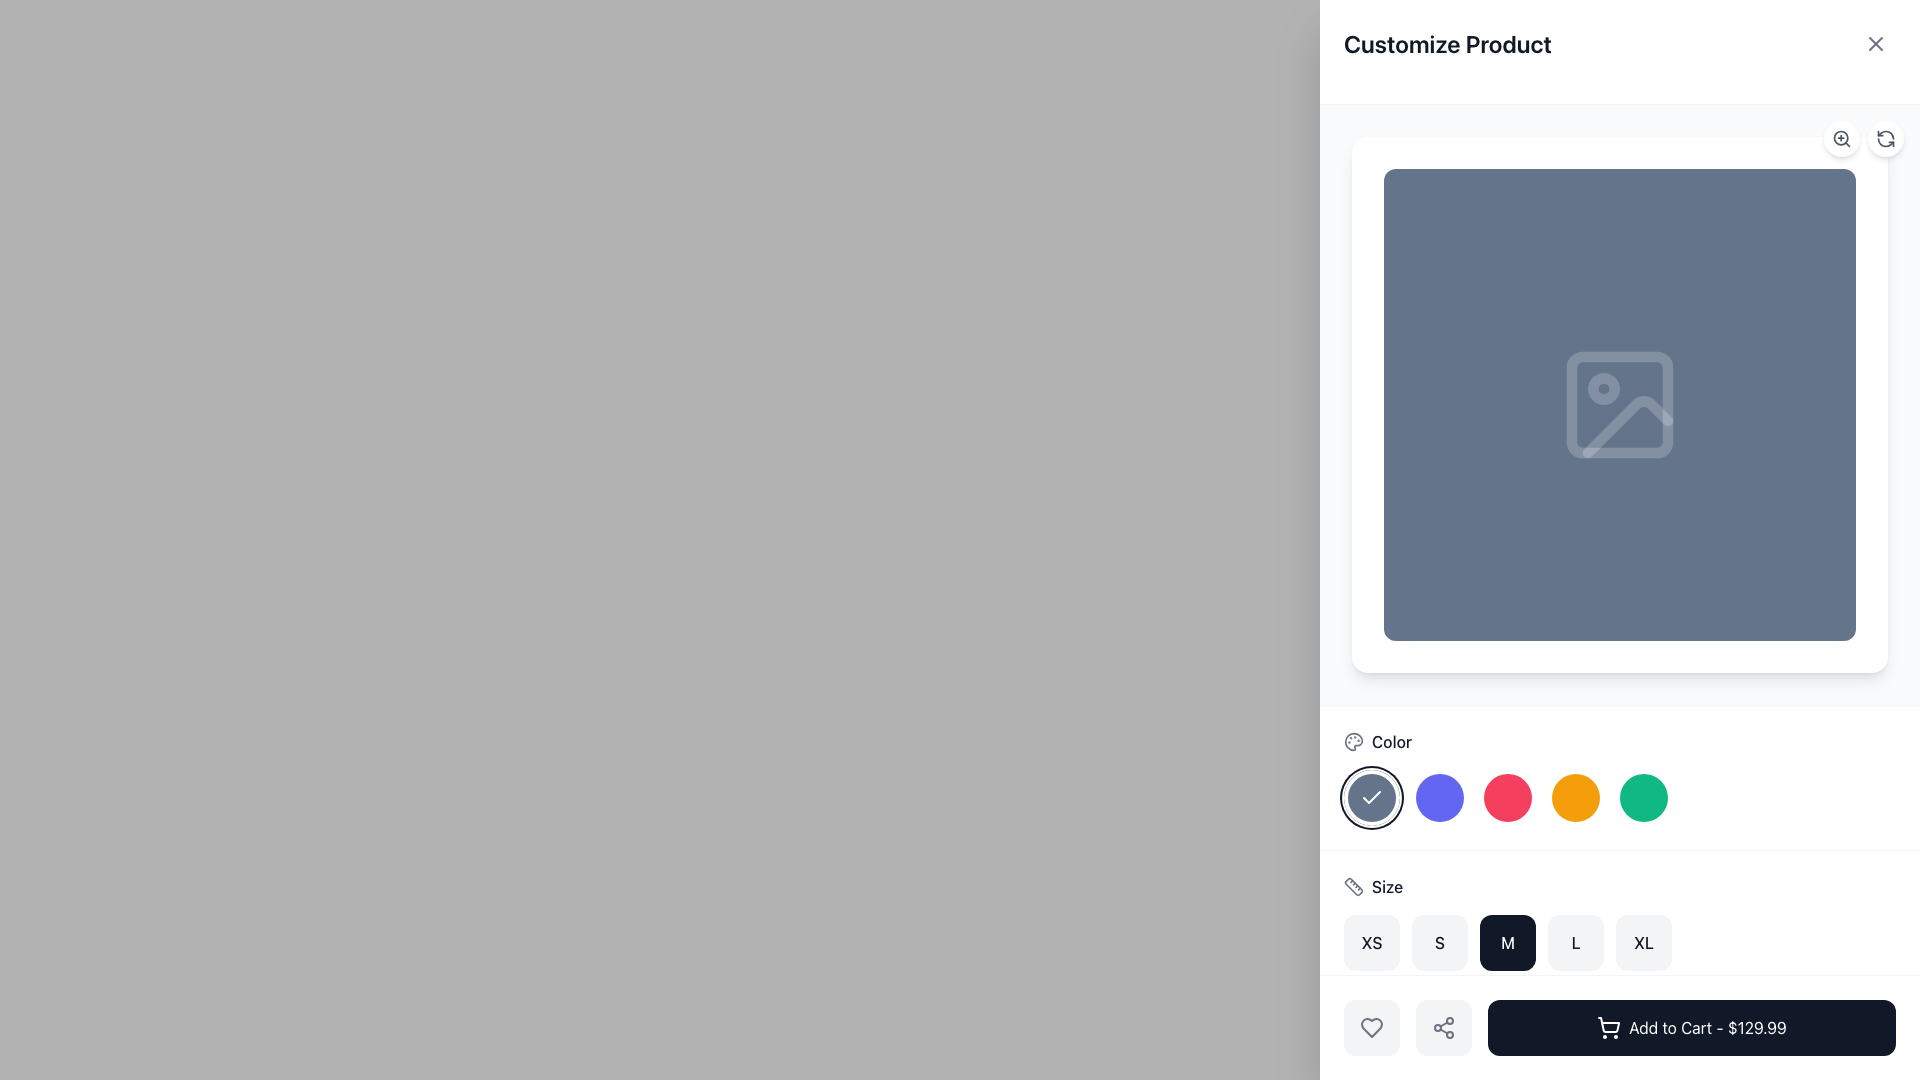  Describe the element at coordinates (1862, 137) in the screenshot. I see `the left button of the grouped interactive buttons in the top right corner of the interface to zoom in` at that location.